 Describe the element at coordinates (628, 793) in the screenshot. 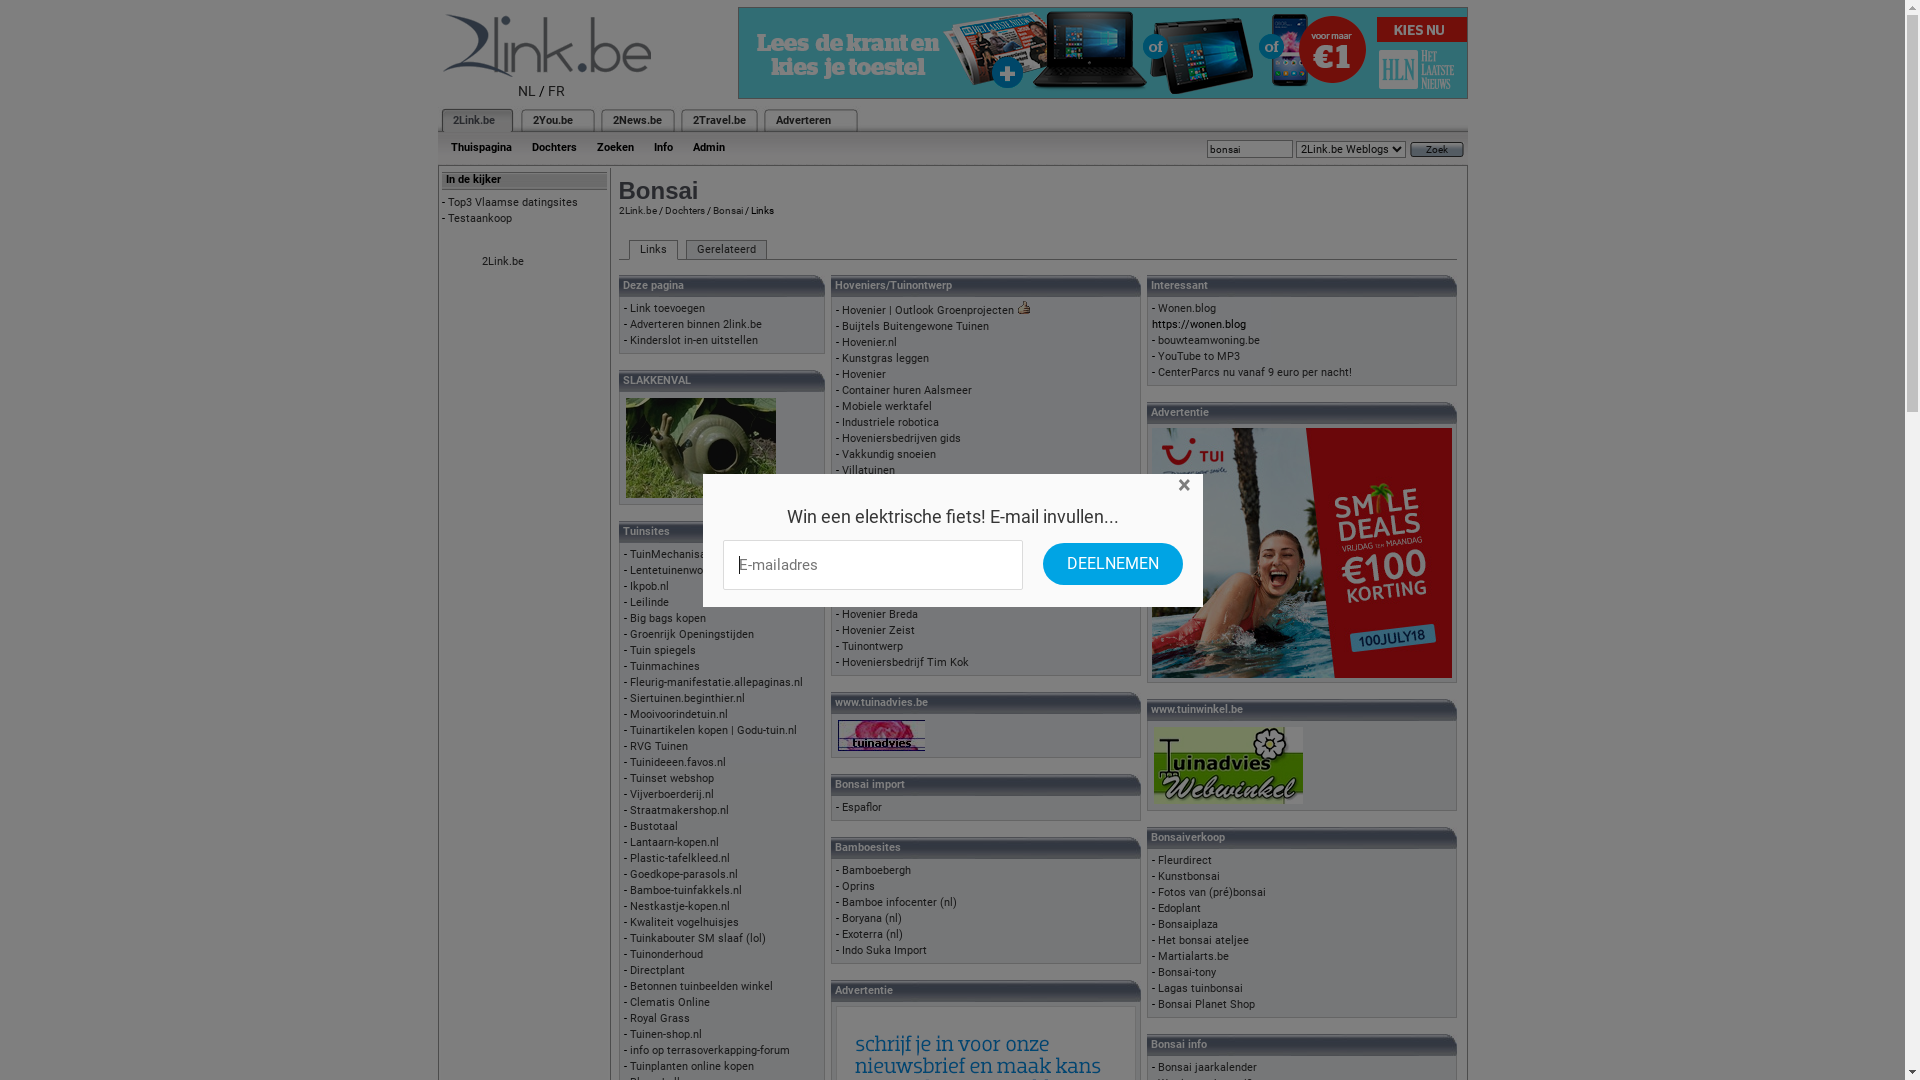

I see `'Vijverboerderij.nl'` at that location.